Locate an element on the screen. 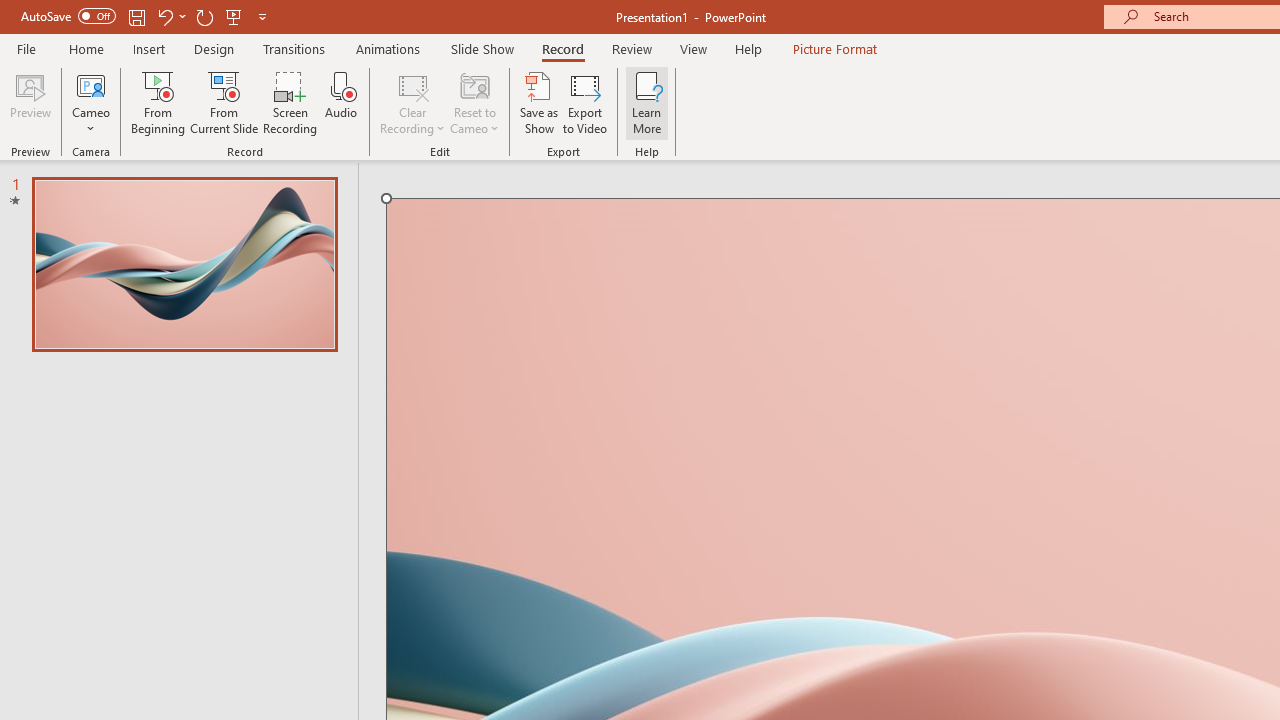 The height and width of the screenshot is (720, 1280). 'View' is located at coordinates (693, 48).